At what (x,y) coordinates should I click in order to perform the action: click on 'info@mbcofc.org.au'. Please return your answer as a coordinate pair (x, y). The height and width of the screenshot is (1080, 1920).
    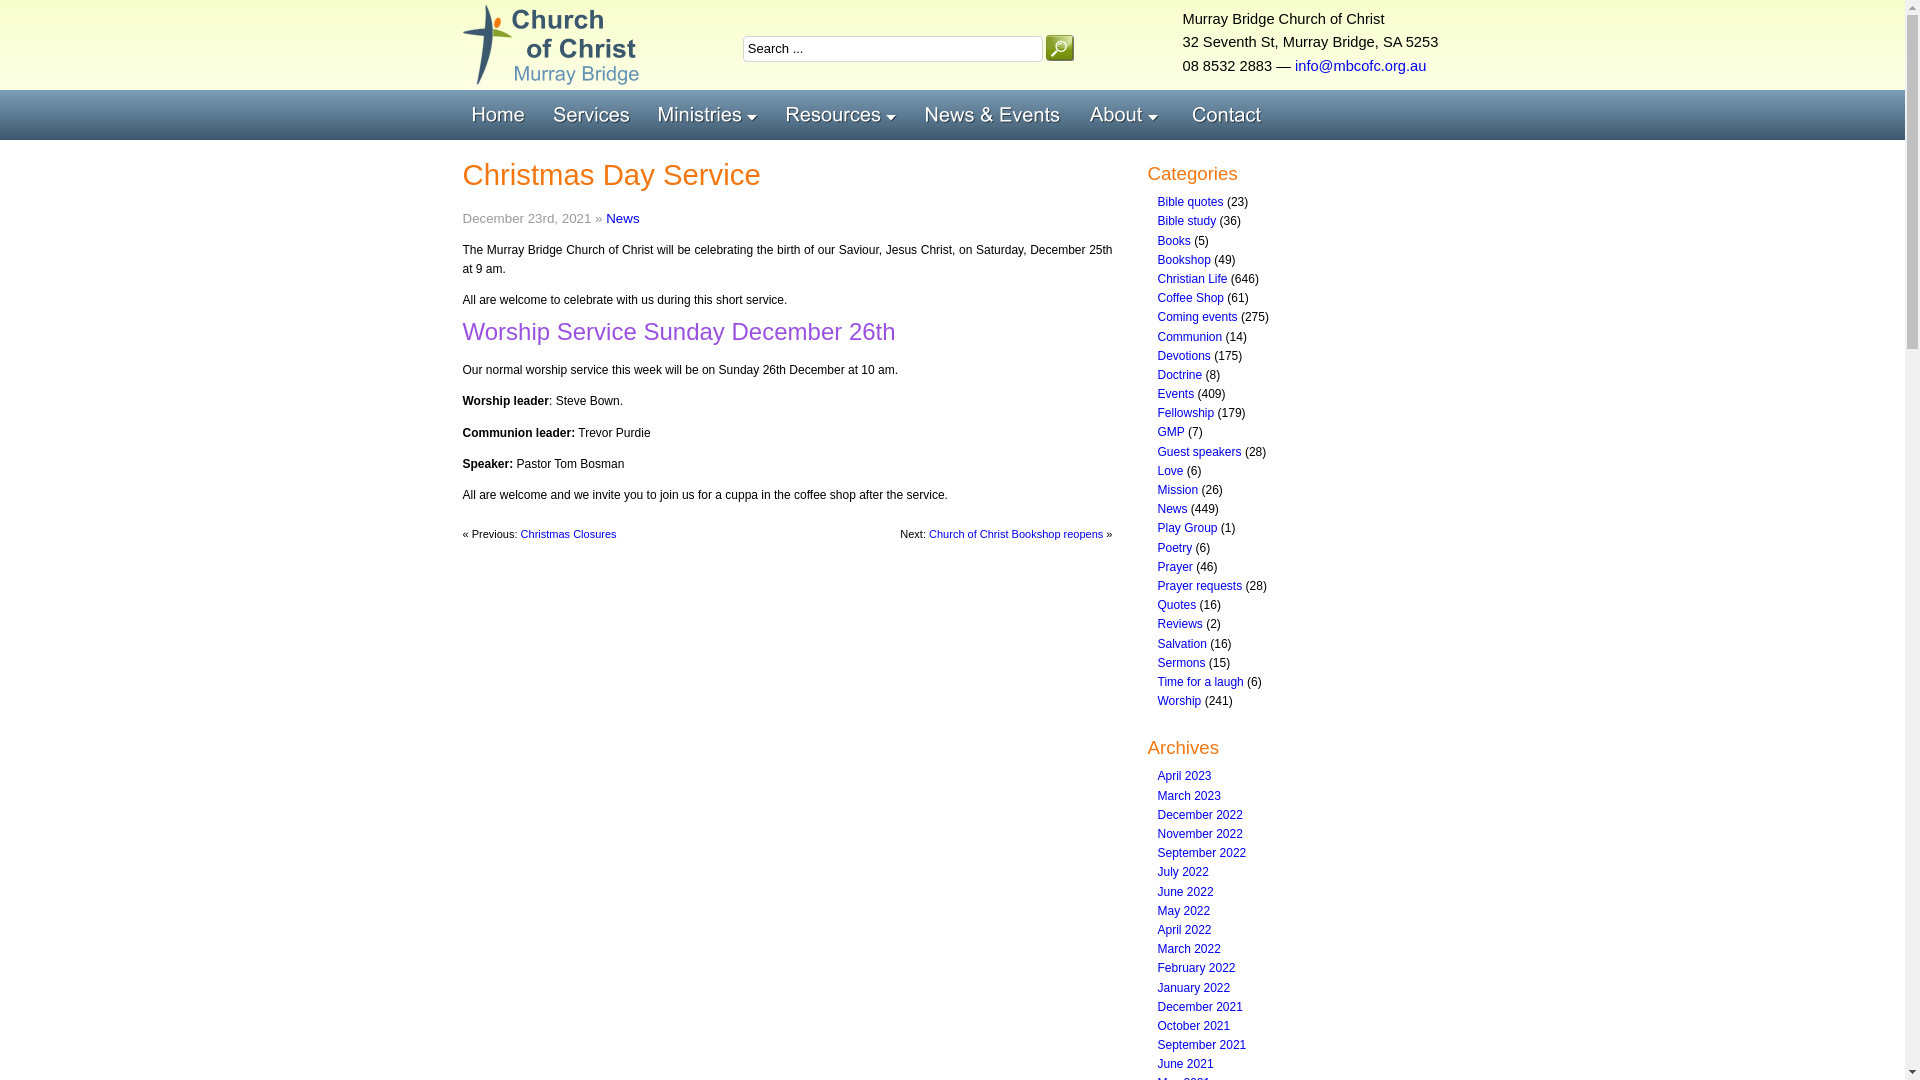
    Looking at the image, I should click on (1360, 64).